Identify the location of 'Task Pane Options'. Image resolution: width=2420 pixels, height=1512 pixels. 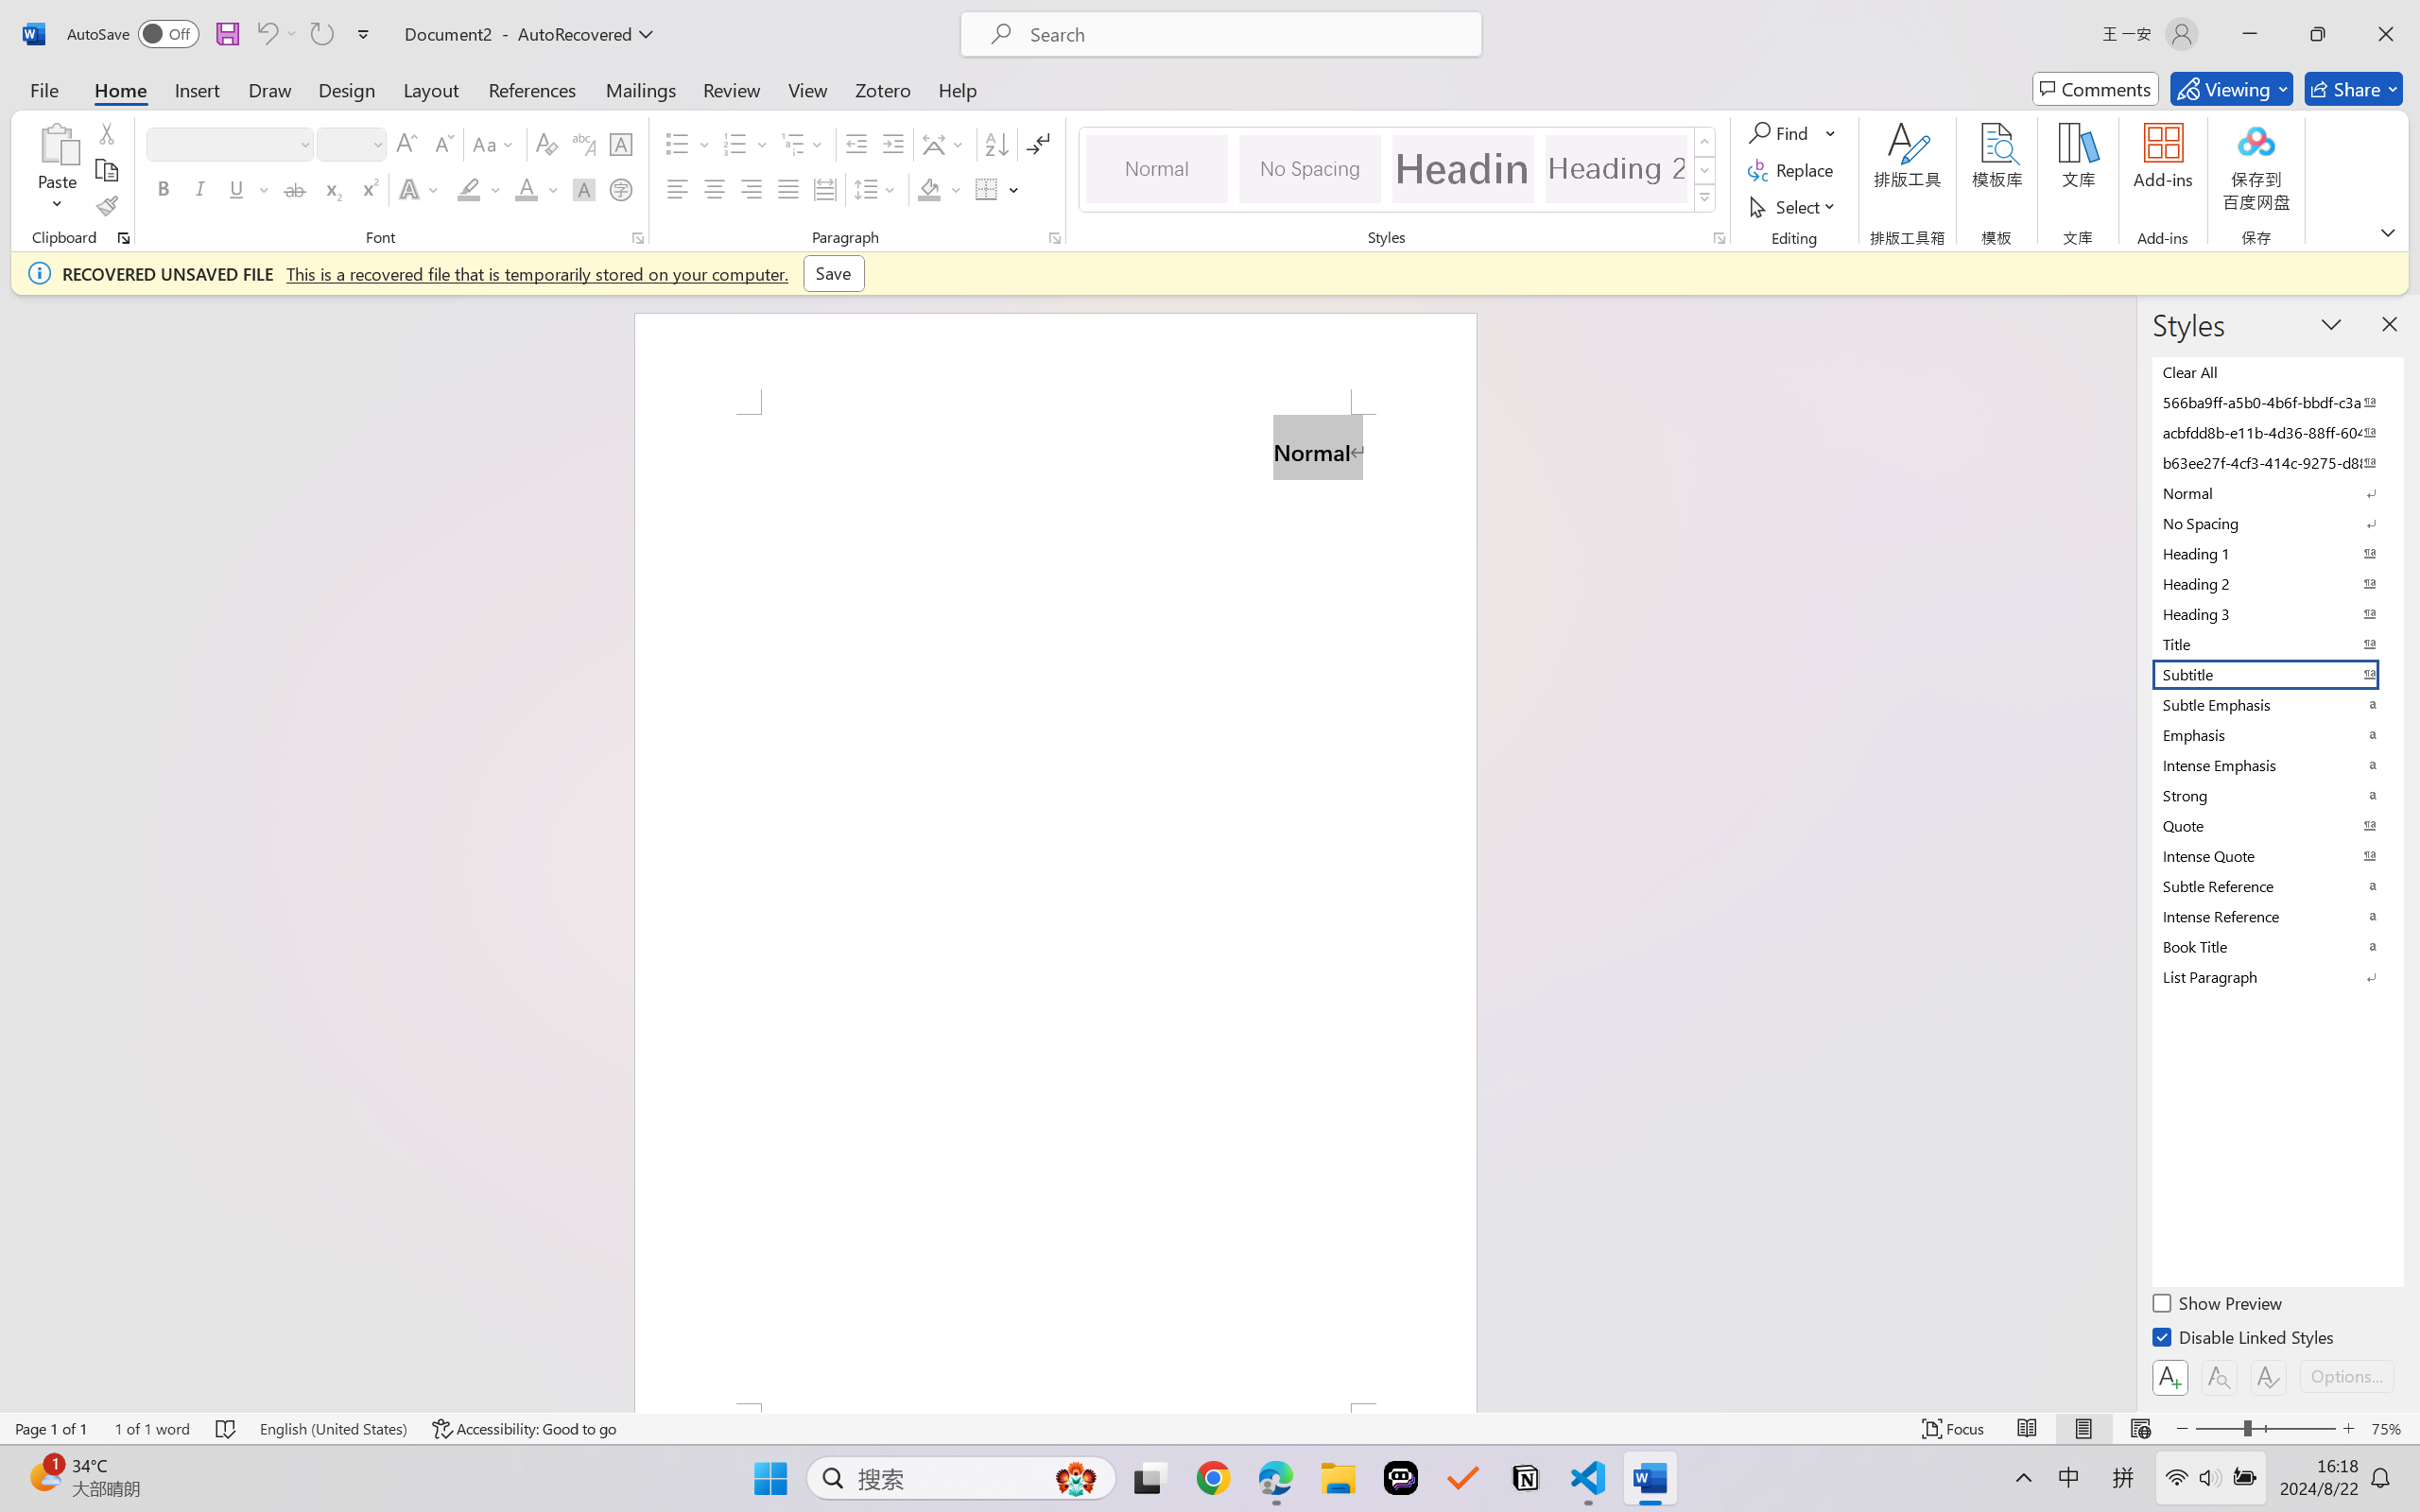
(2331, 322).